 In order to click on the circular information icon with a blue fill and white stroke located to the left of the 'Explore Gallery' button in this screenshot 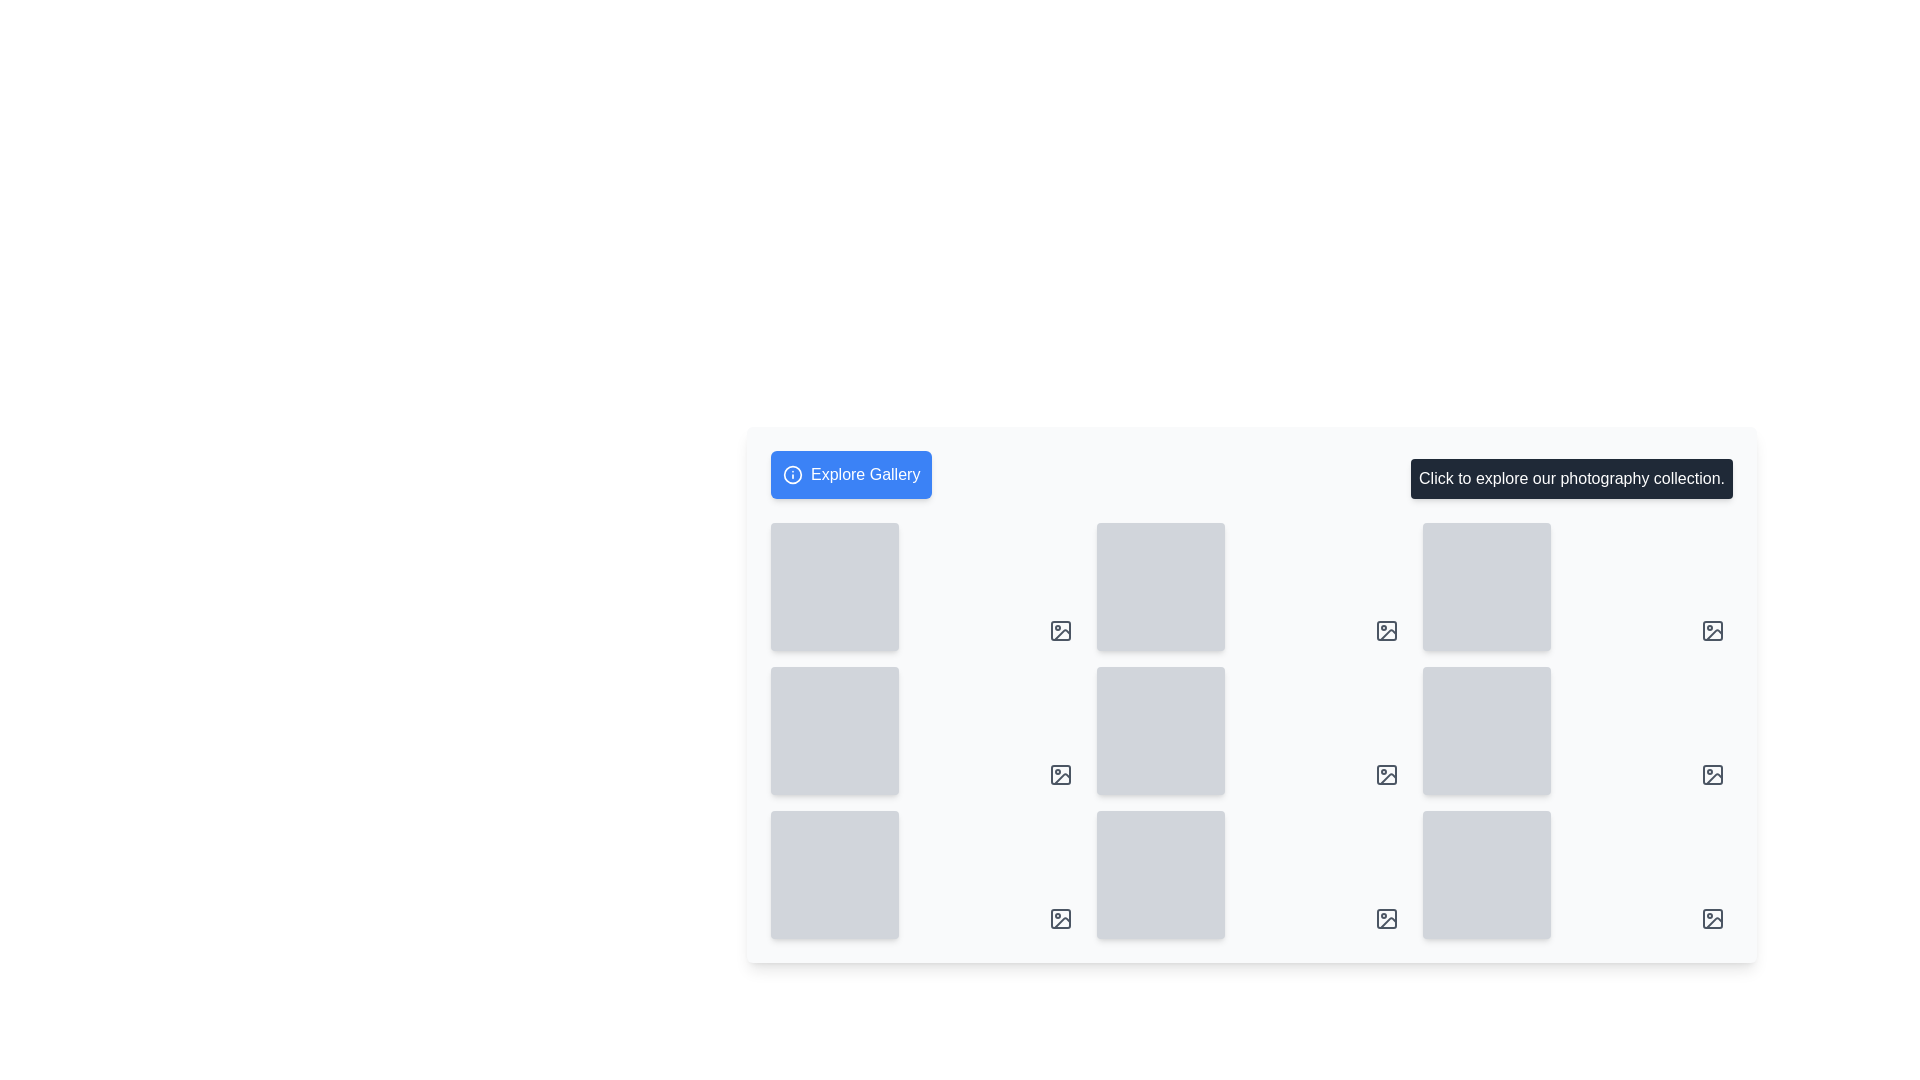, I will do `click(791, 474)`.